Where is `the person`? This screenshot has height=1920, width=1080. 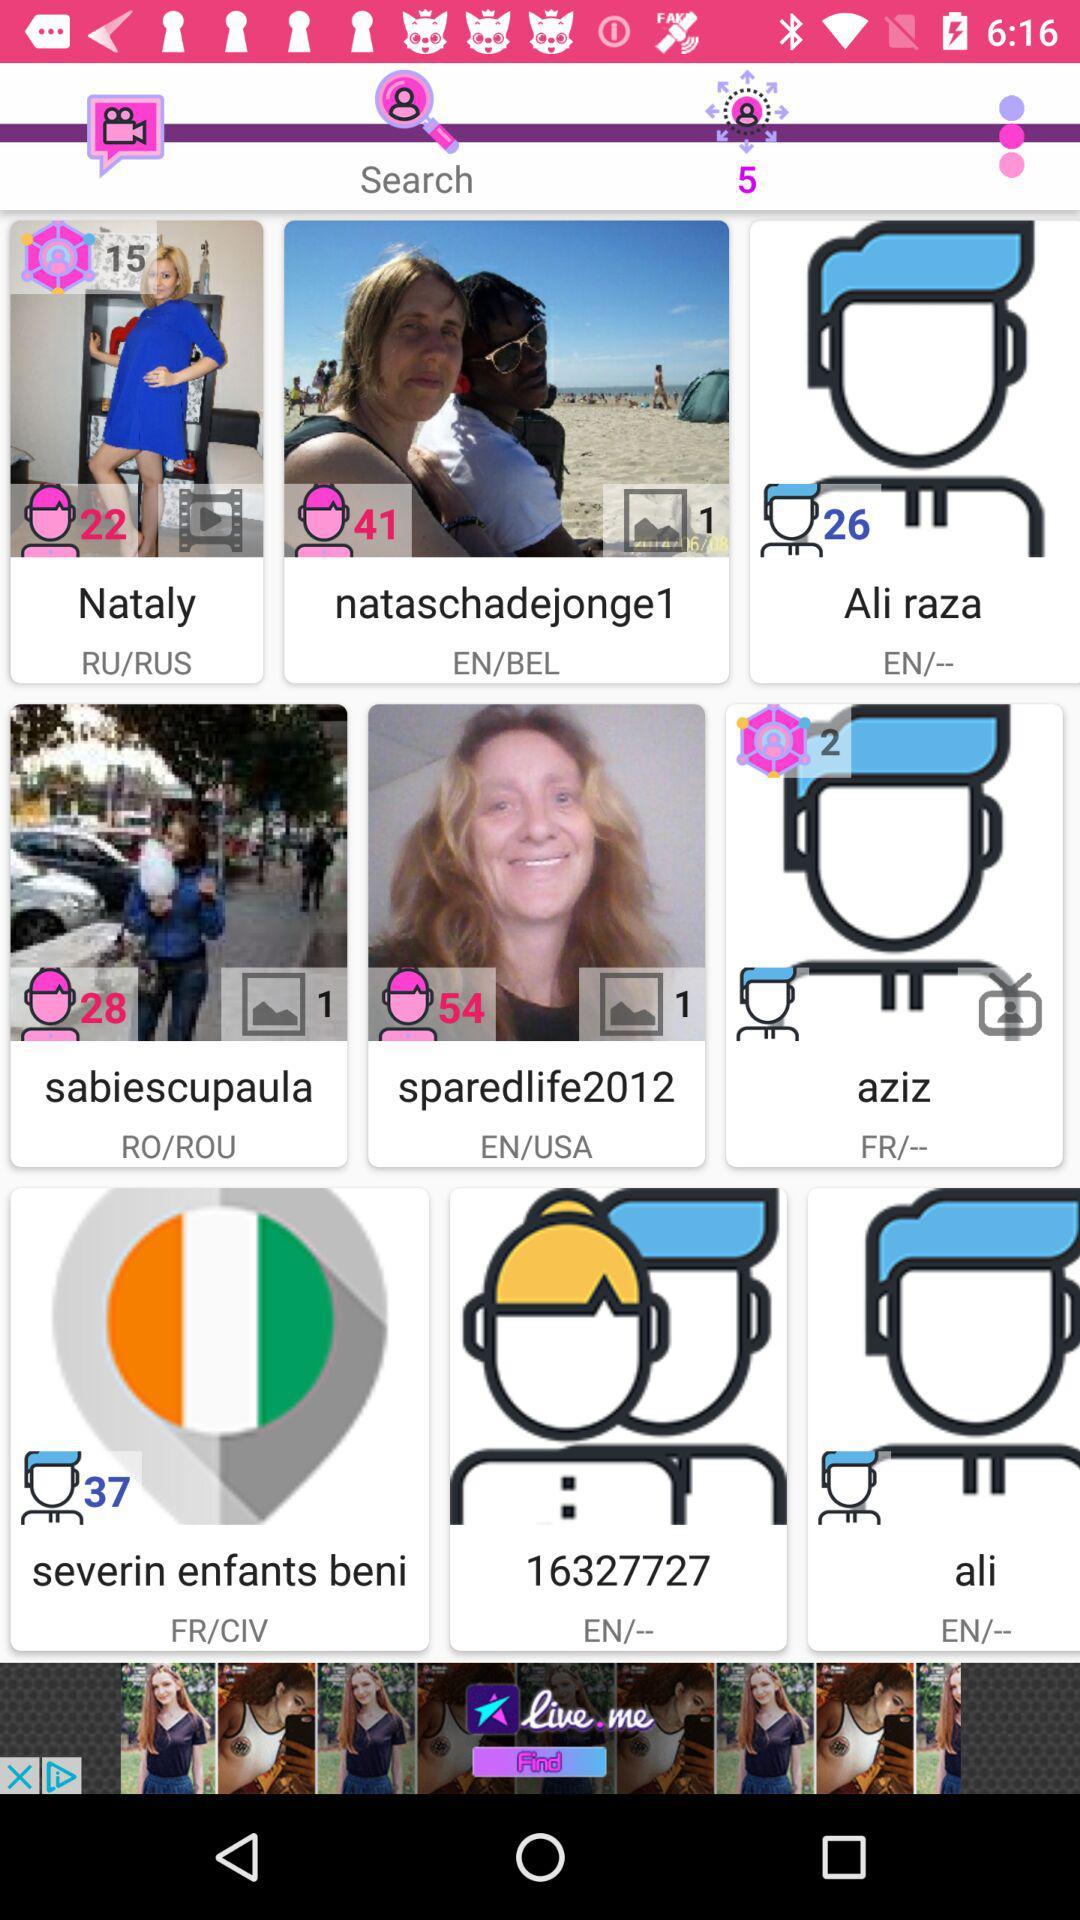
the person is located at coordinates (914, 388).